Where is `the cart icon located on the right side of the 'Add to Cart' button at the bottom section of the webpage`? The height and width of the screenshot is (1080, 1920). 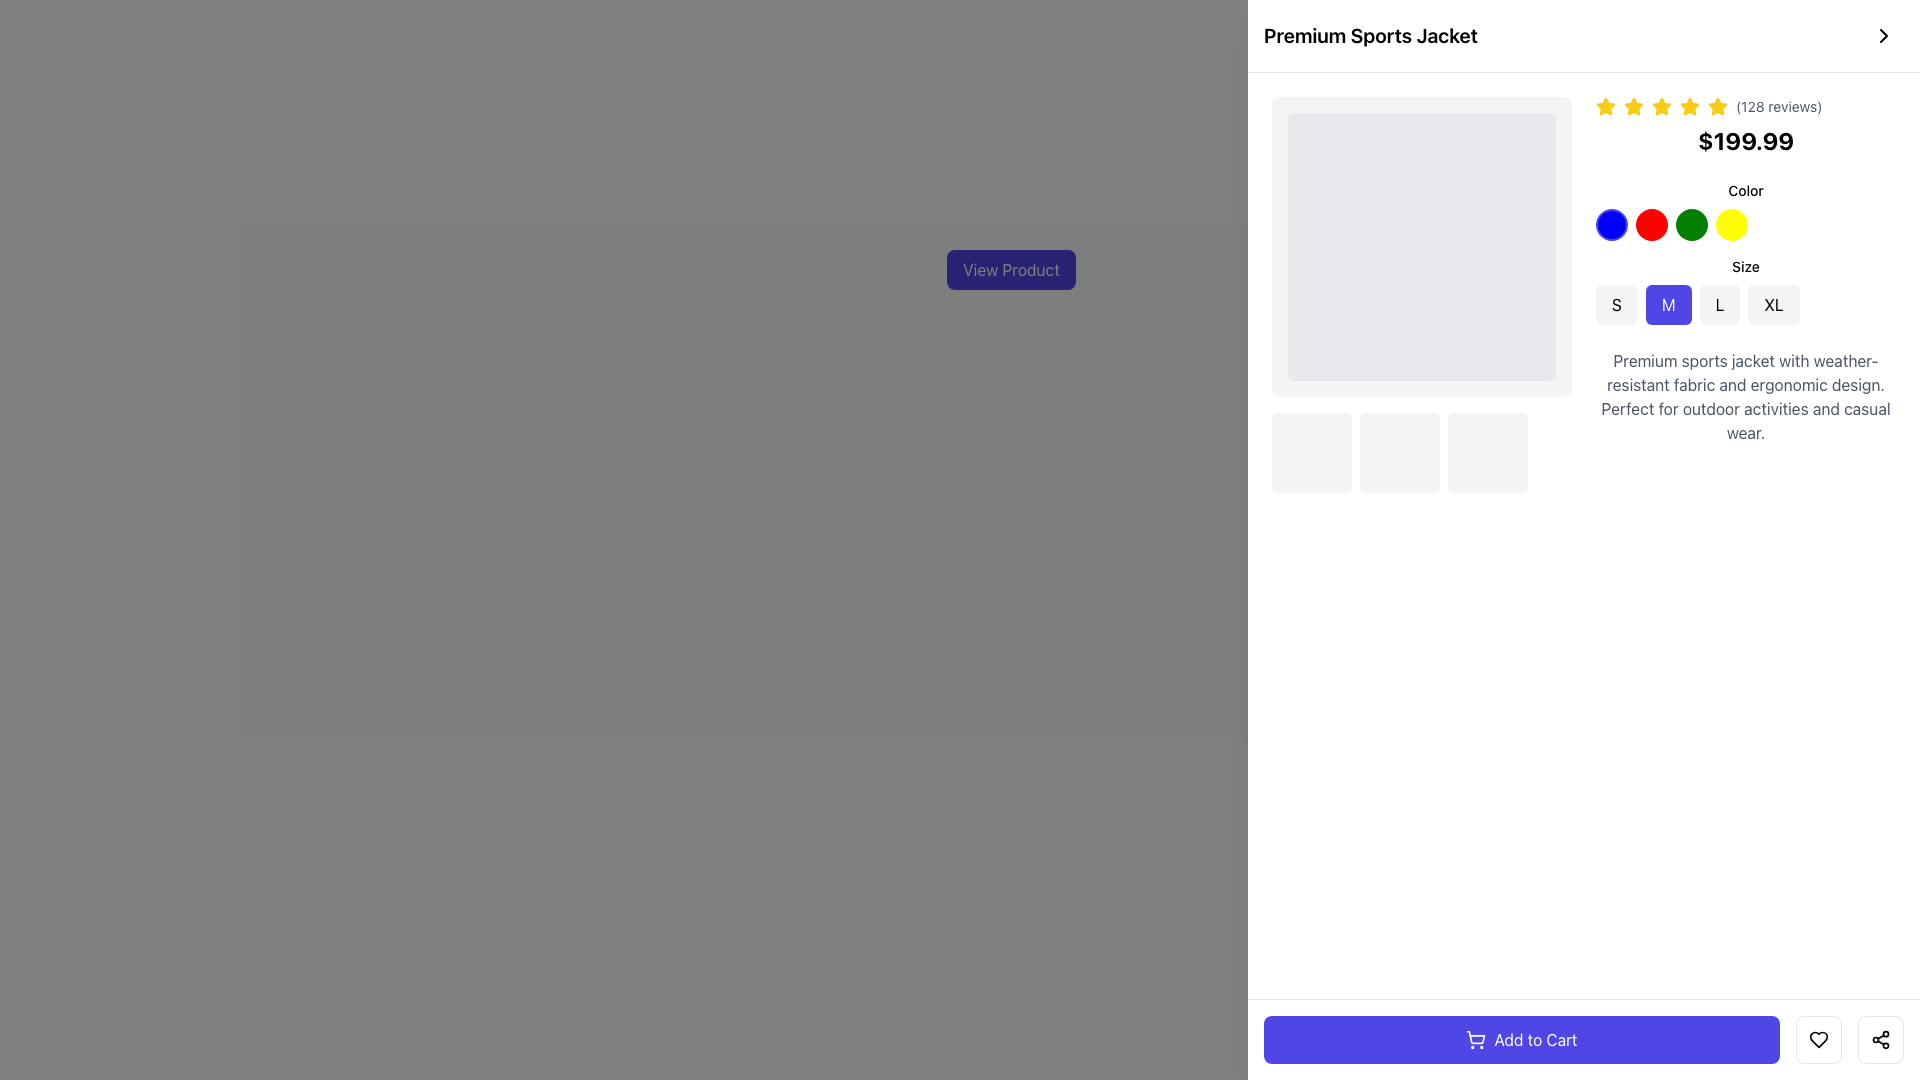
the cart icon located on the right side of the 'Add to Cart' button at the bottom section of the webpage is located at coordinates (1476, 1039).